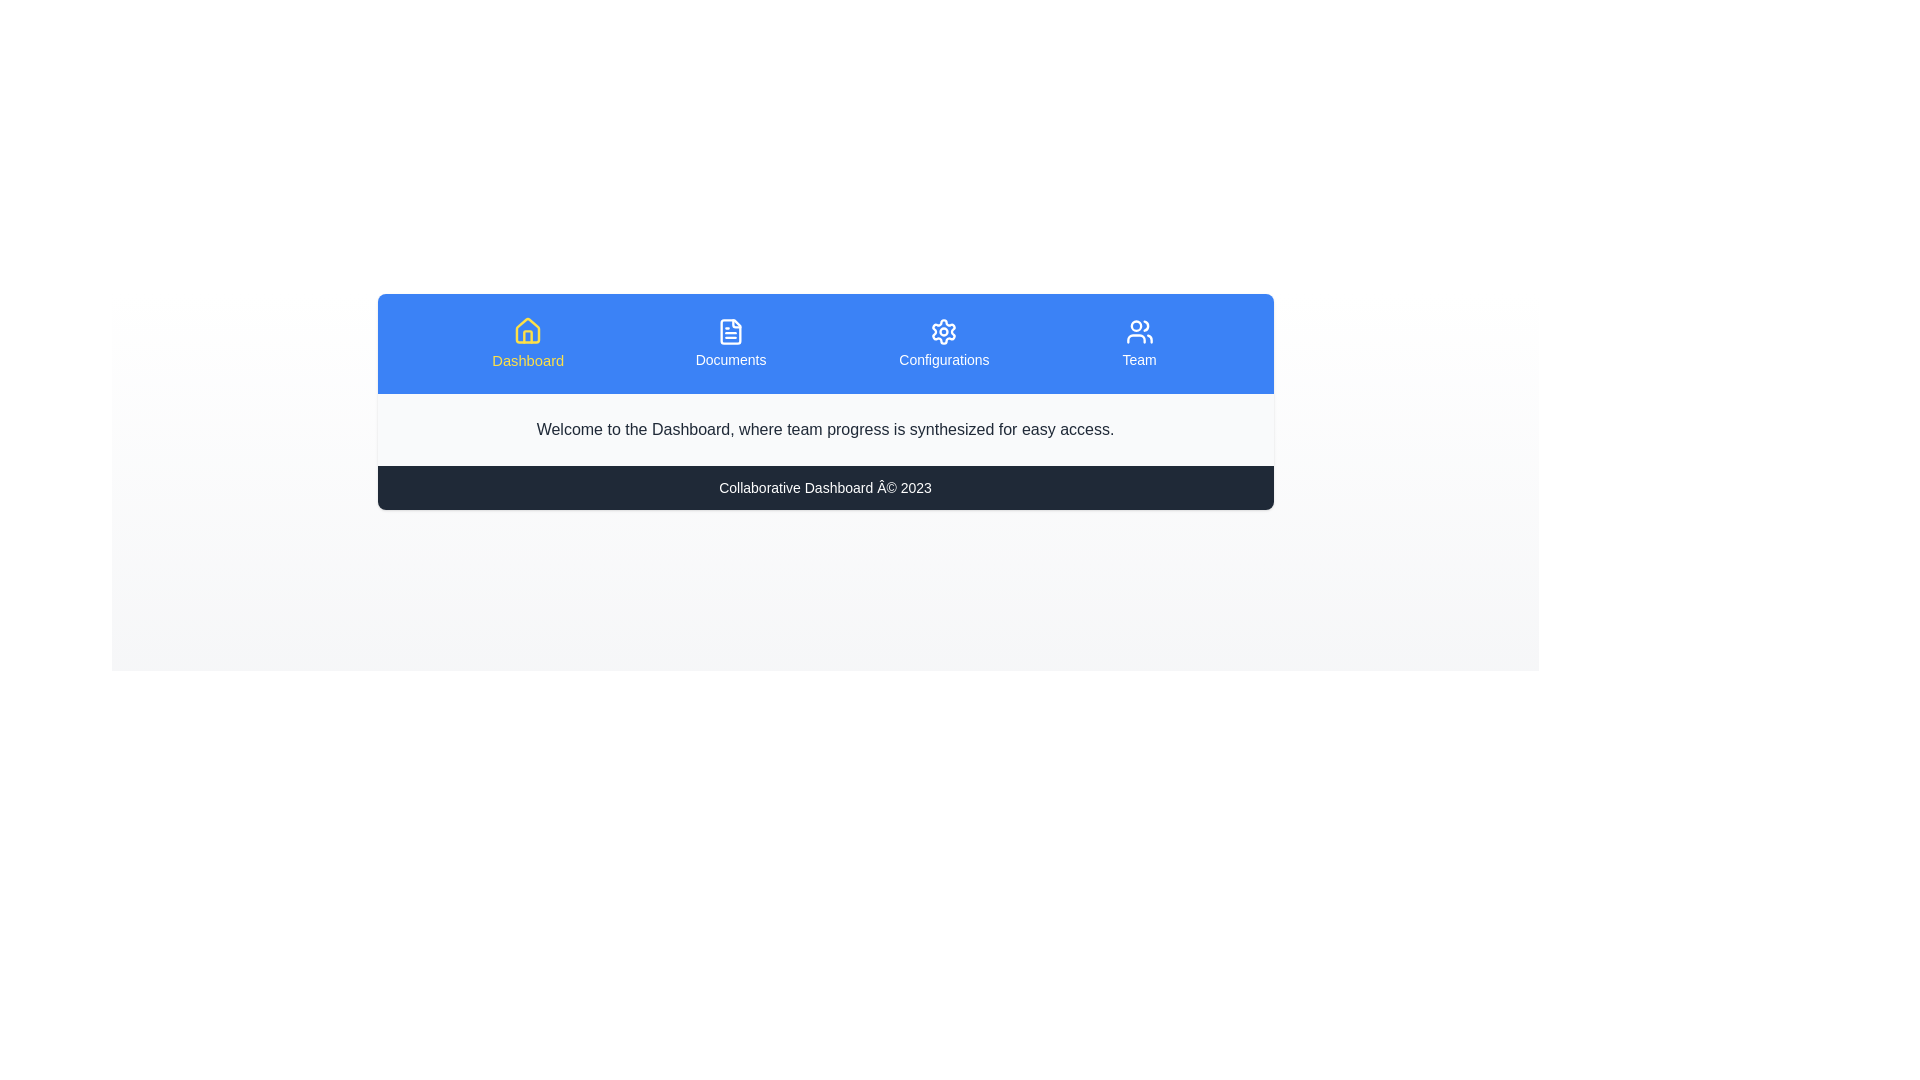  I want to click on the tab labeled Configurations, so click(943, 342).